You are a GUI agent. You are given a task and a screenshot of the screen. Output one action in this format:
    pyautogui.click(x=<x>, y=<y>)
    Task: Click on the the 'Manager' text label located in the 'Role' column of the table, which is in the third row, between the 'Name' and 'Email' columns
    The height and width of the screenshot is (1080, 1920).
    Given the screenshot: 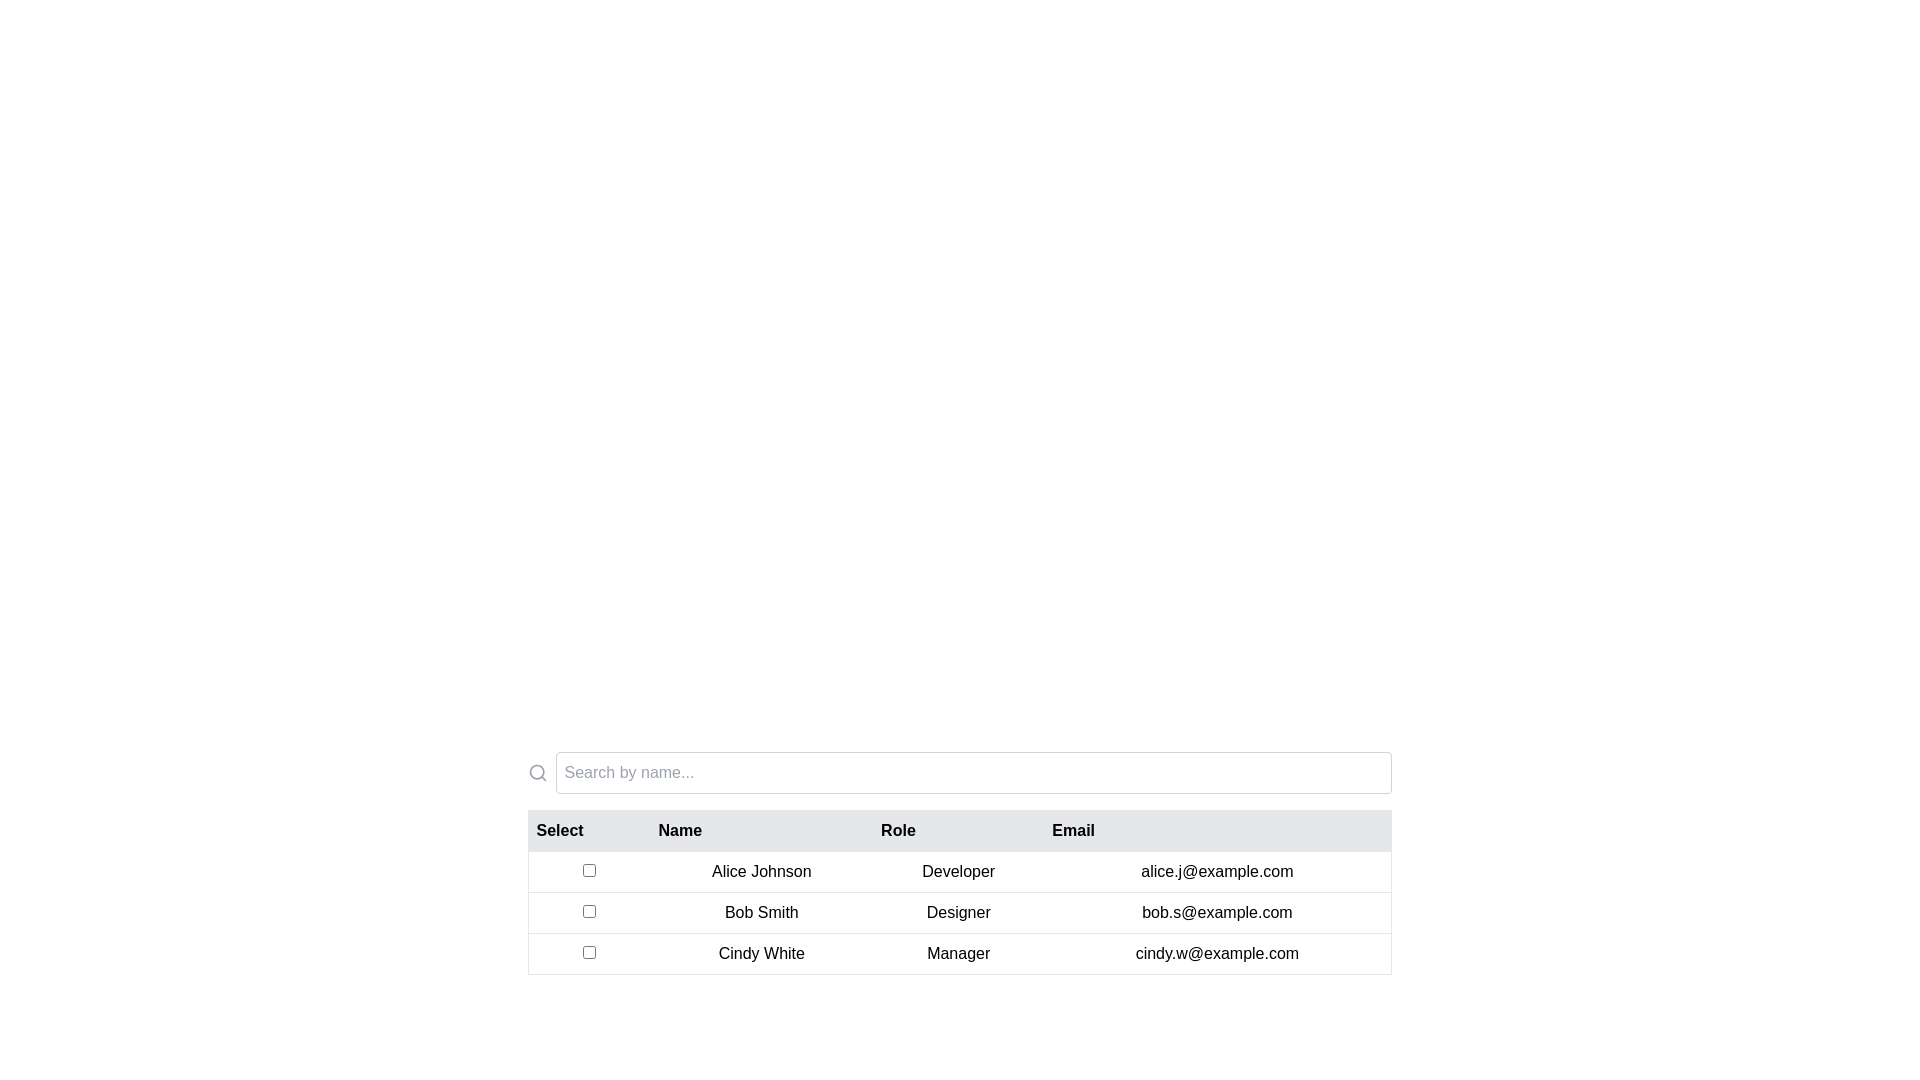 What is the action you would take?
    pyautogui.click(x=957, y=952)
    